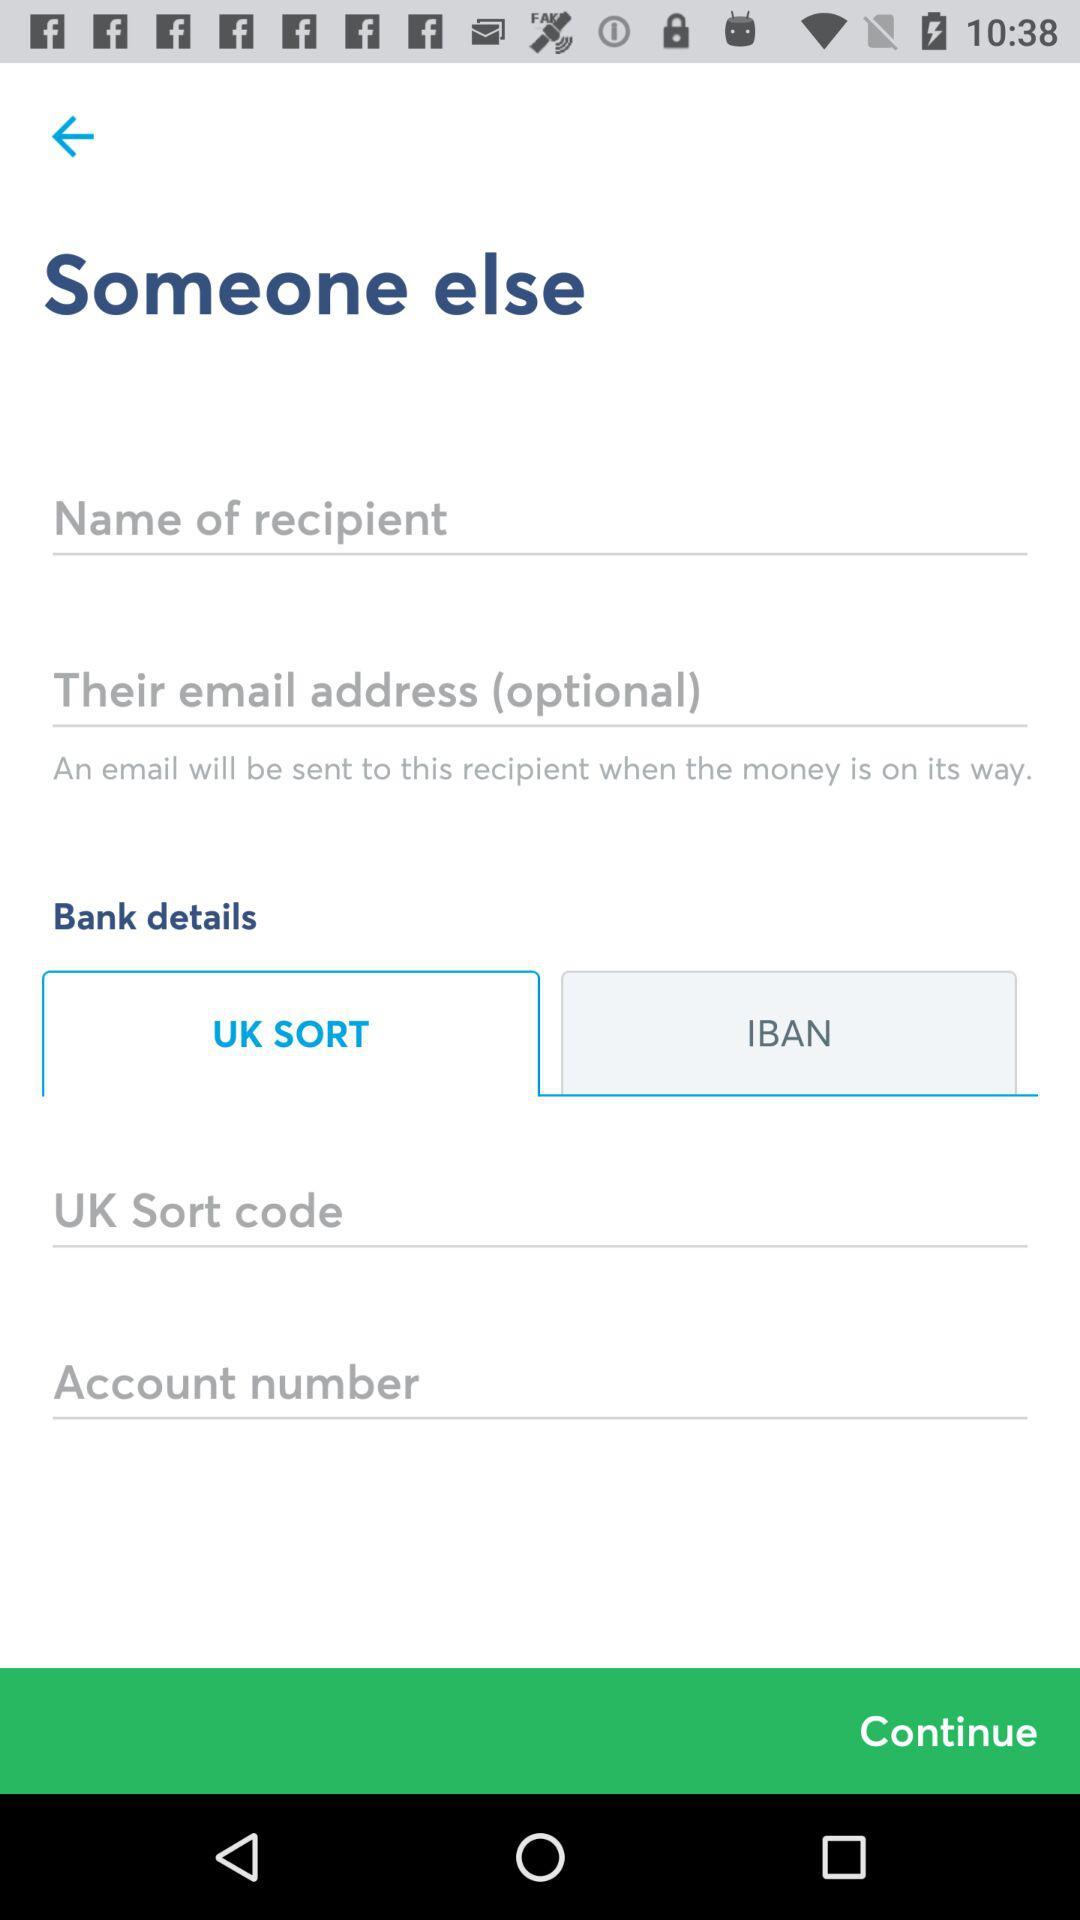  I want to click on the icon next to the uk sort, so click(788, 1033).